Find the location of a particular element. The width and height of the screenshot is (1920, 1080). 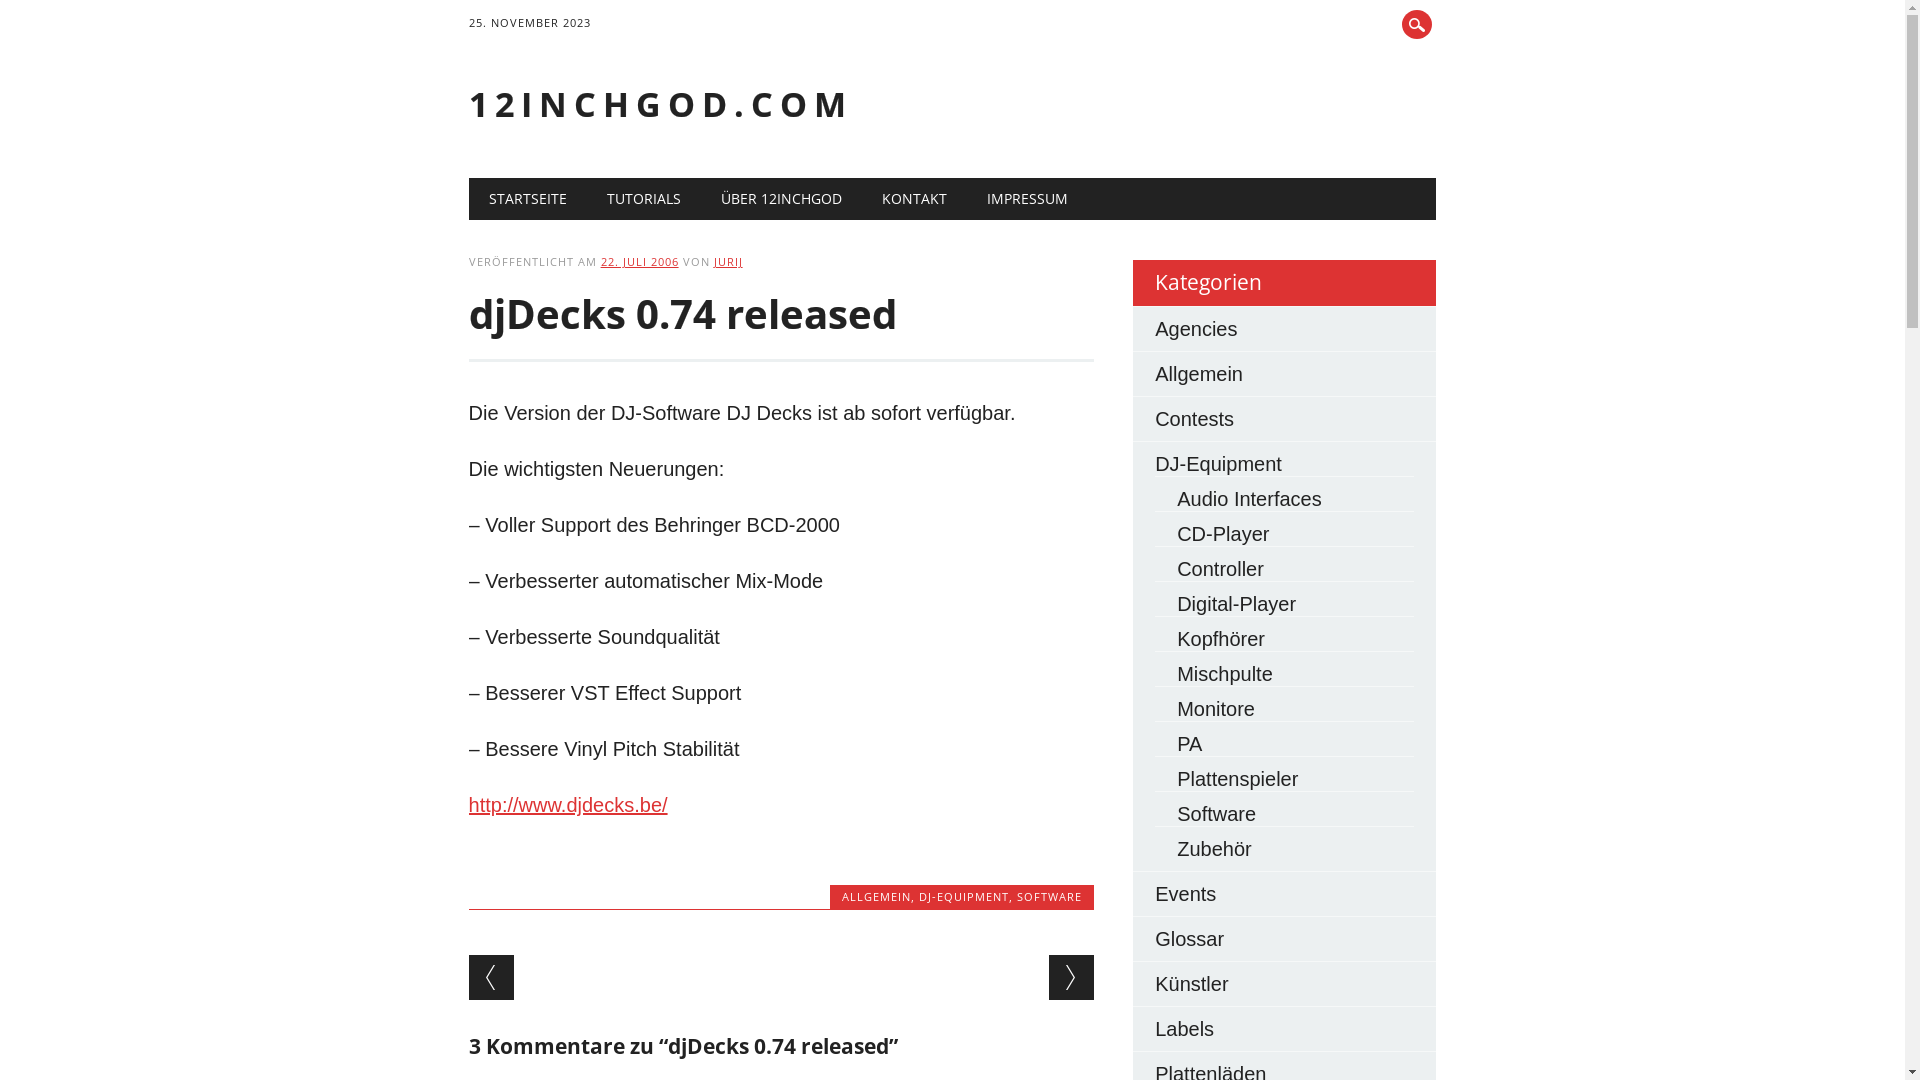

'Events' is located at coordinates (1155, 893).